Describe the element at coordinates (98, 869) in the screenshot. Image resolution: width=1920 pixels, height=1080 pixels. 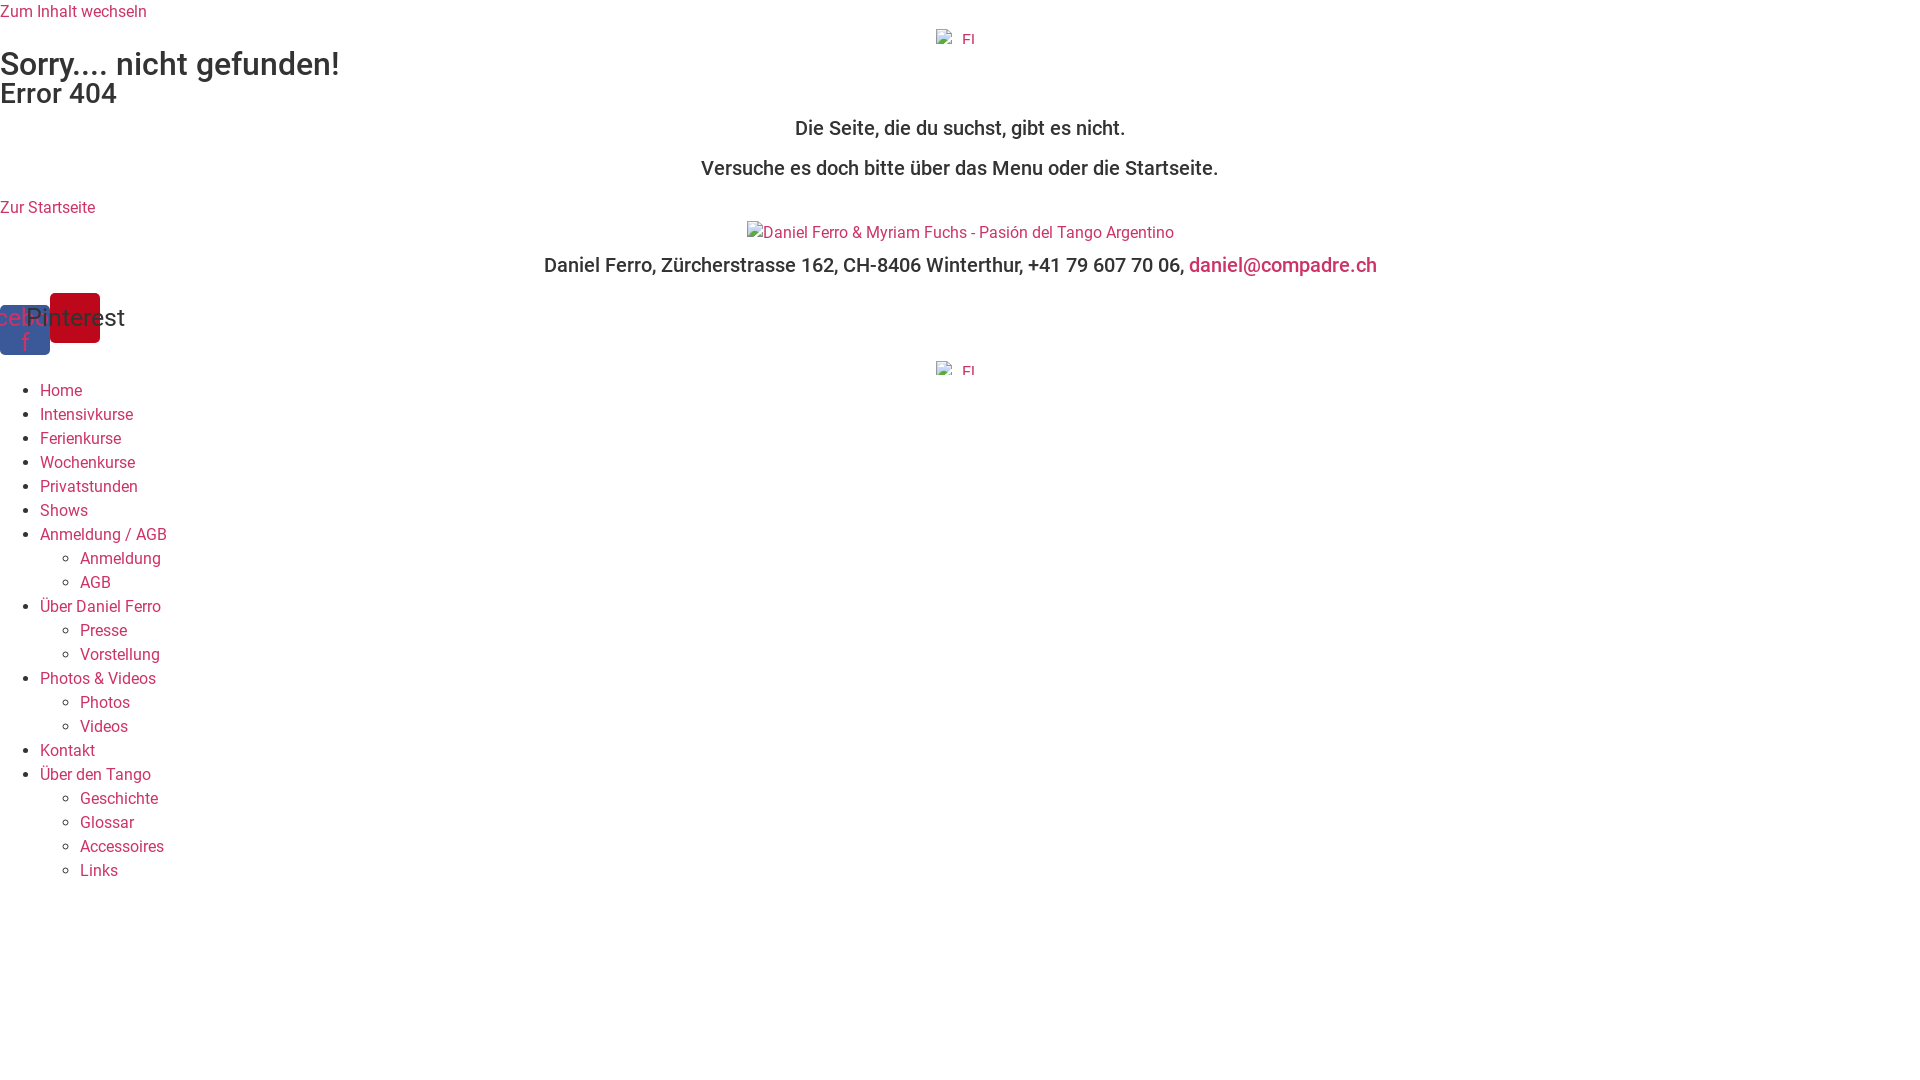
I see `'Links'` at that location.